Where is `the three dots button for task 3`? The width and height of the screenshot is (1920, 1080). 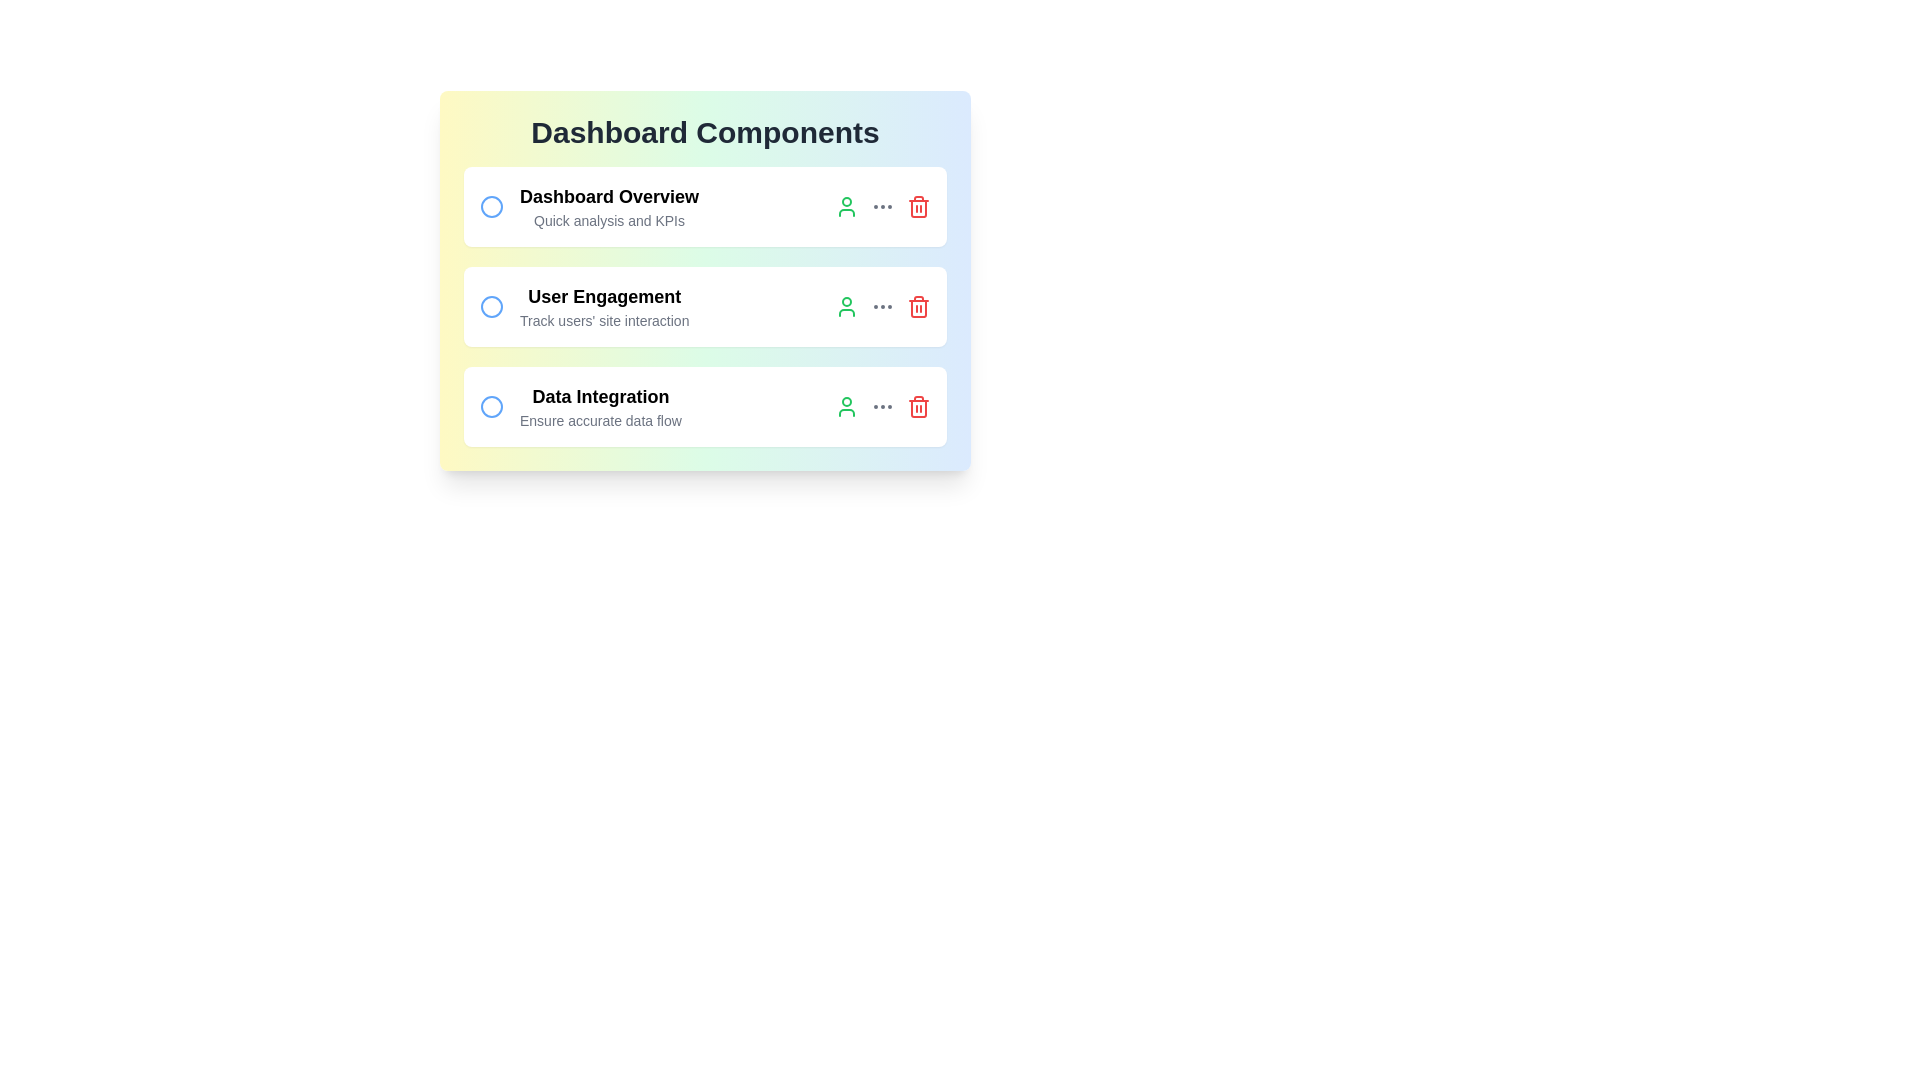 the three dots button for task 3 is located at coordinates (882, 406).